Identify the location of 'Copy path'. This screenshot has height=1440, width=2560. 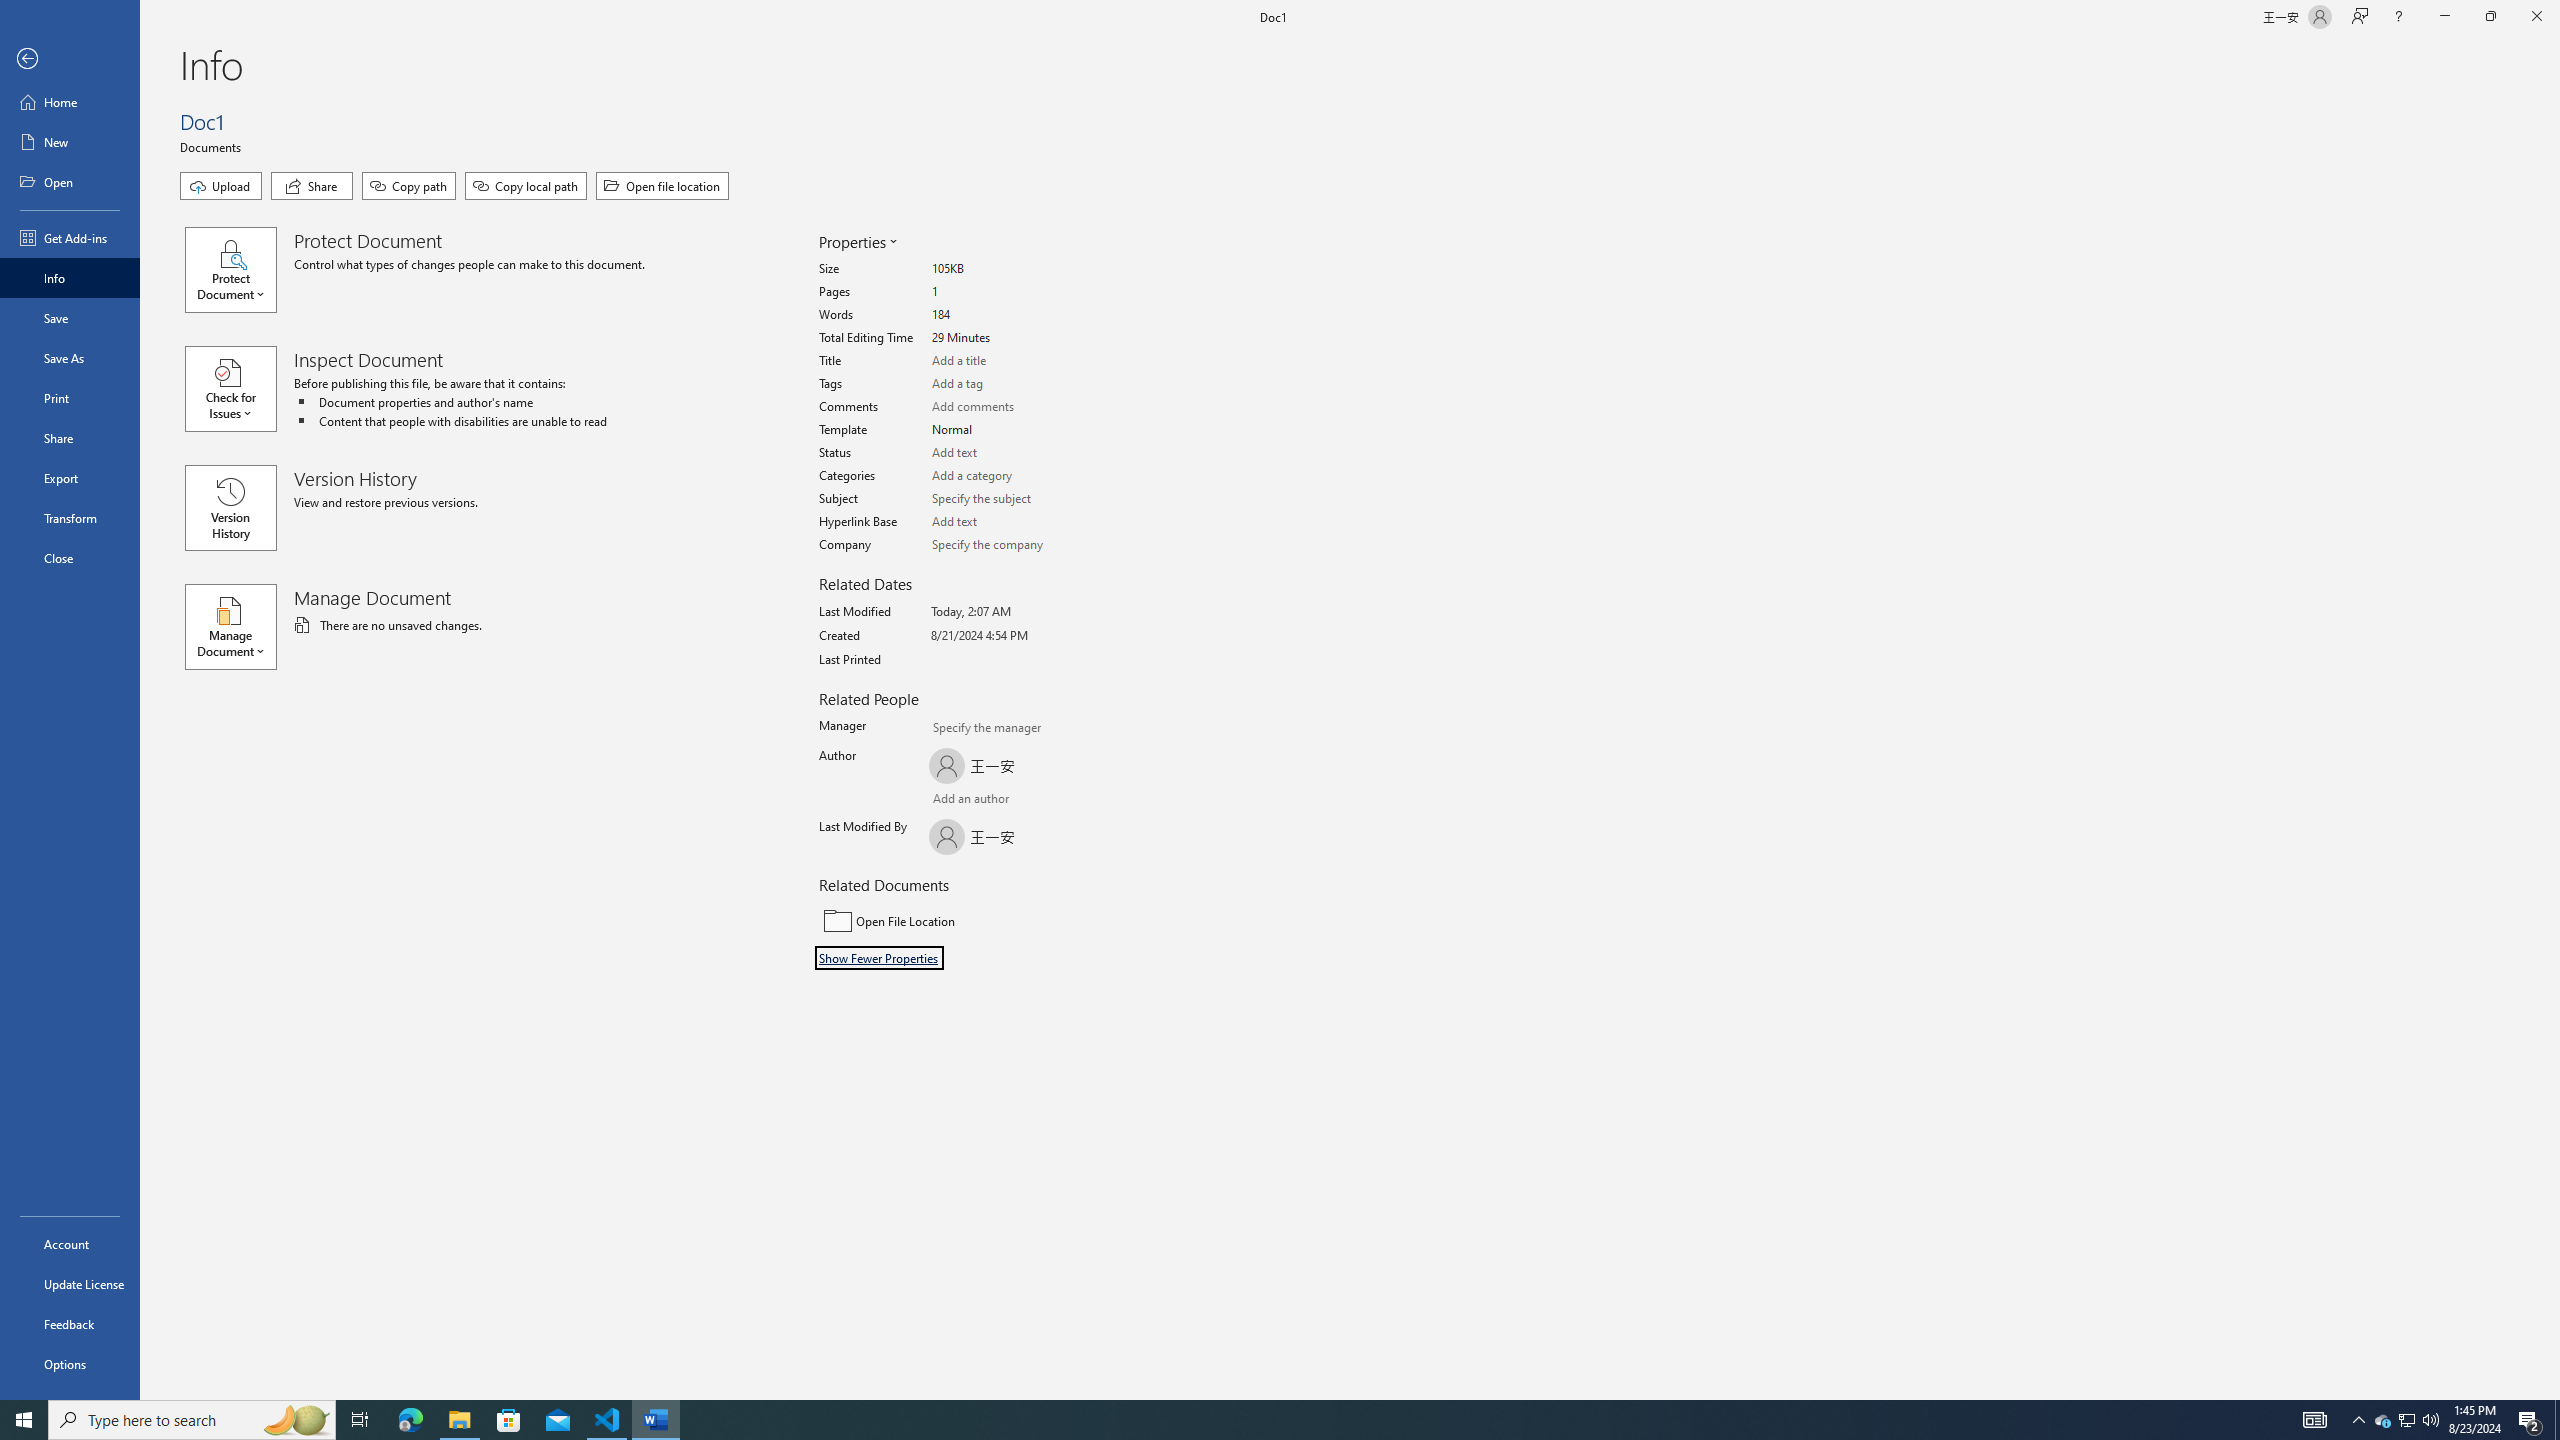
(407, 184).